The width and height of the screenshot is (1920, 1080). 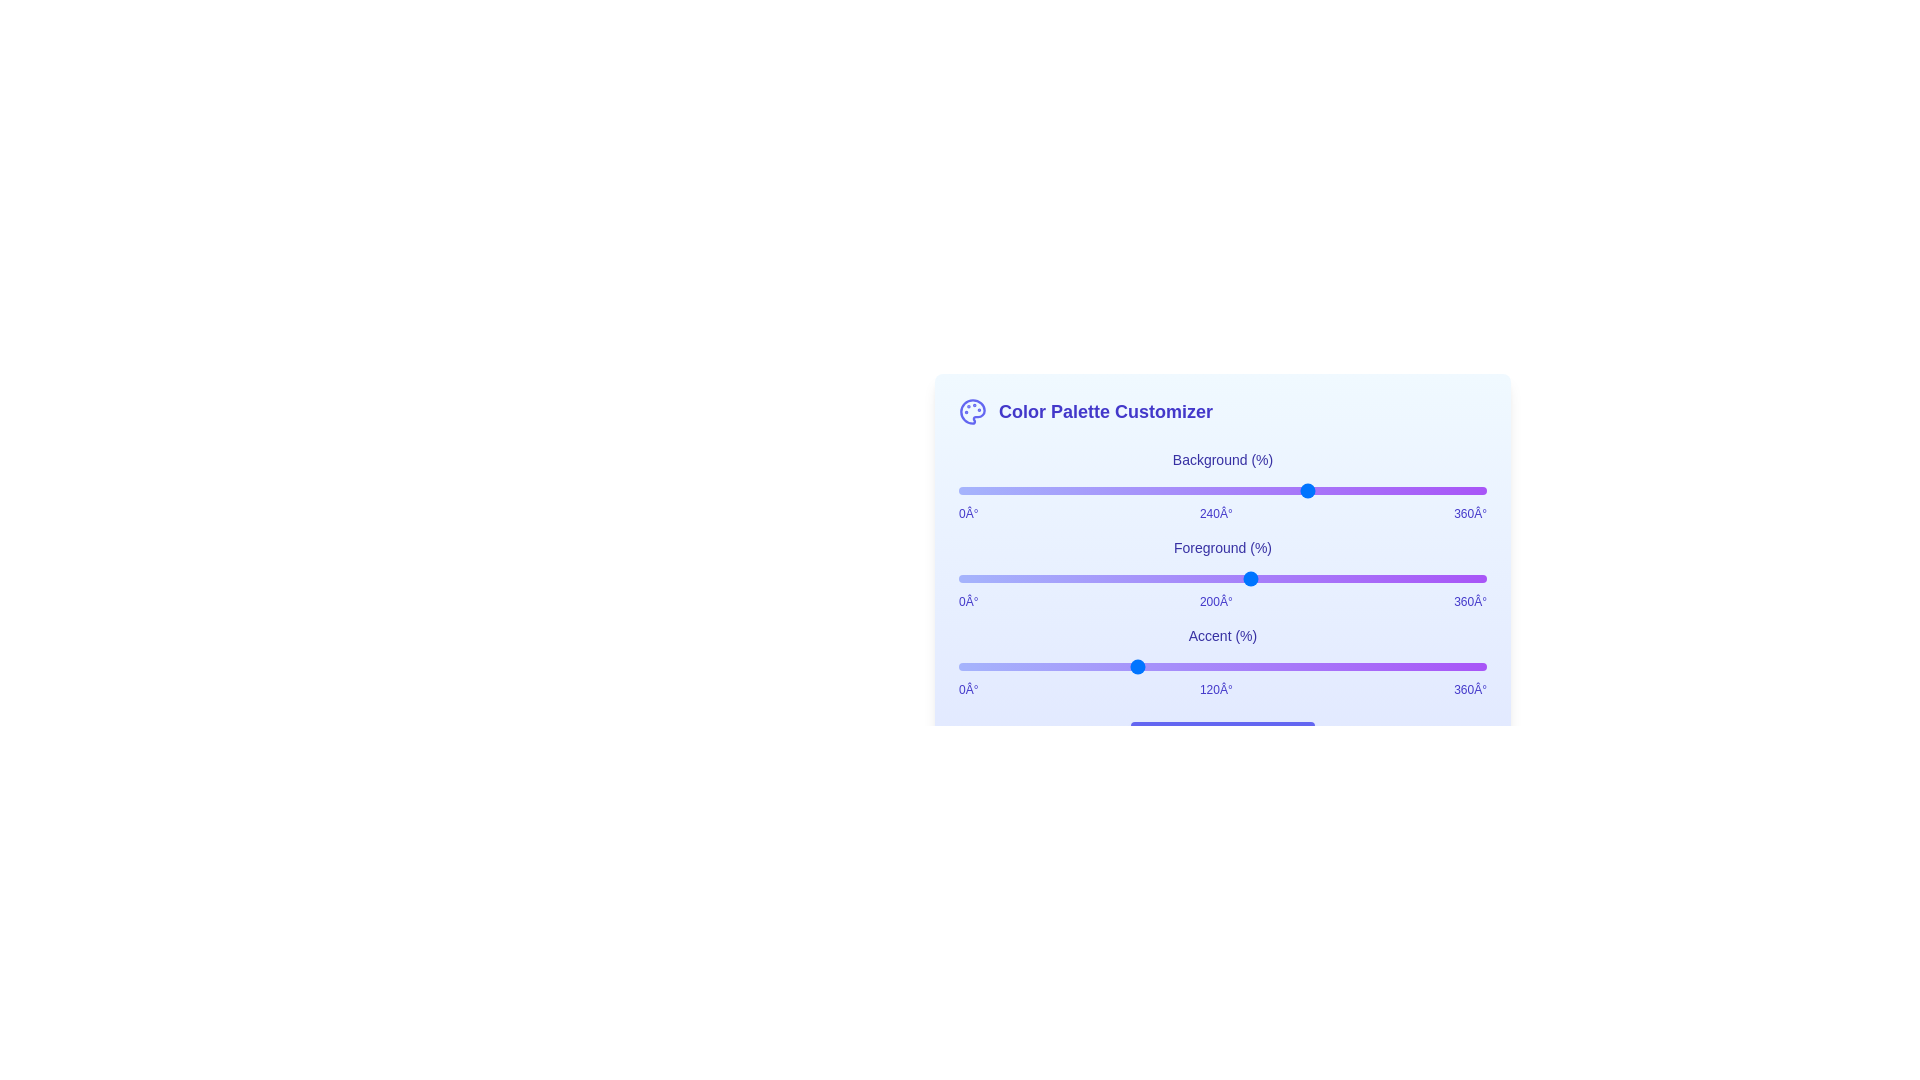 I want to click on the background color slider to set the hue to 265 degrees, so click(x=1347, y=490).